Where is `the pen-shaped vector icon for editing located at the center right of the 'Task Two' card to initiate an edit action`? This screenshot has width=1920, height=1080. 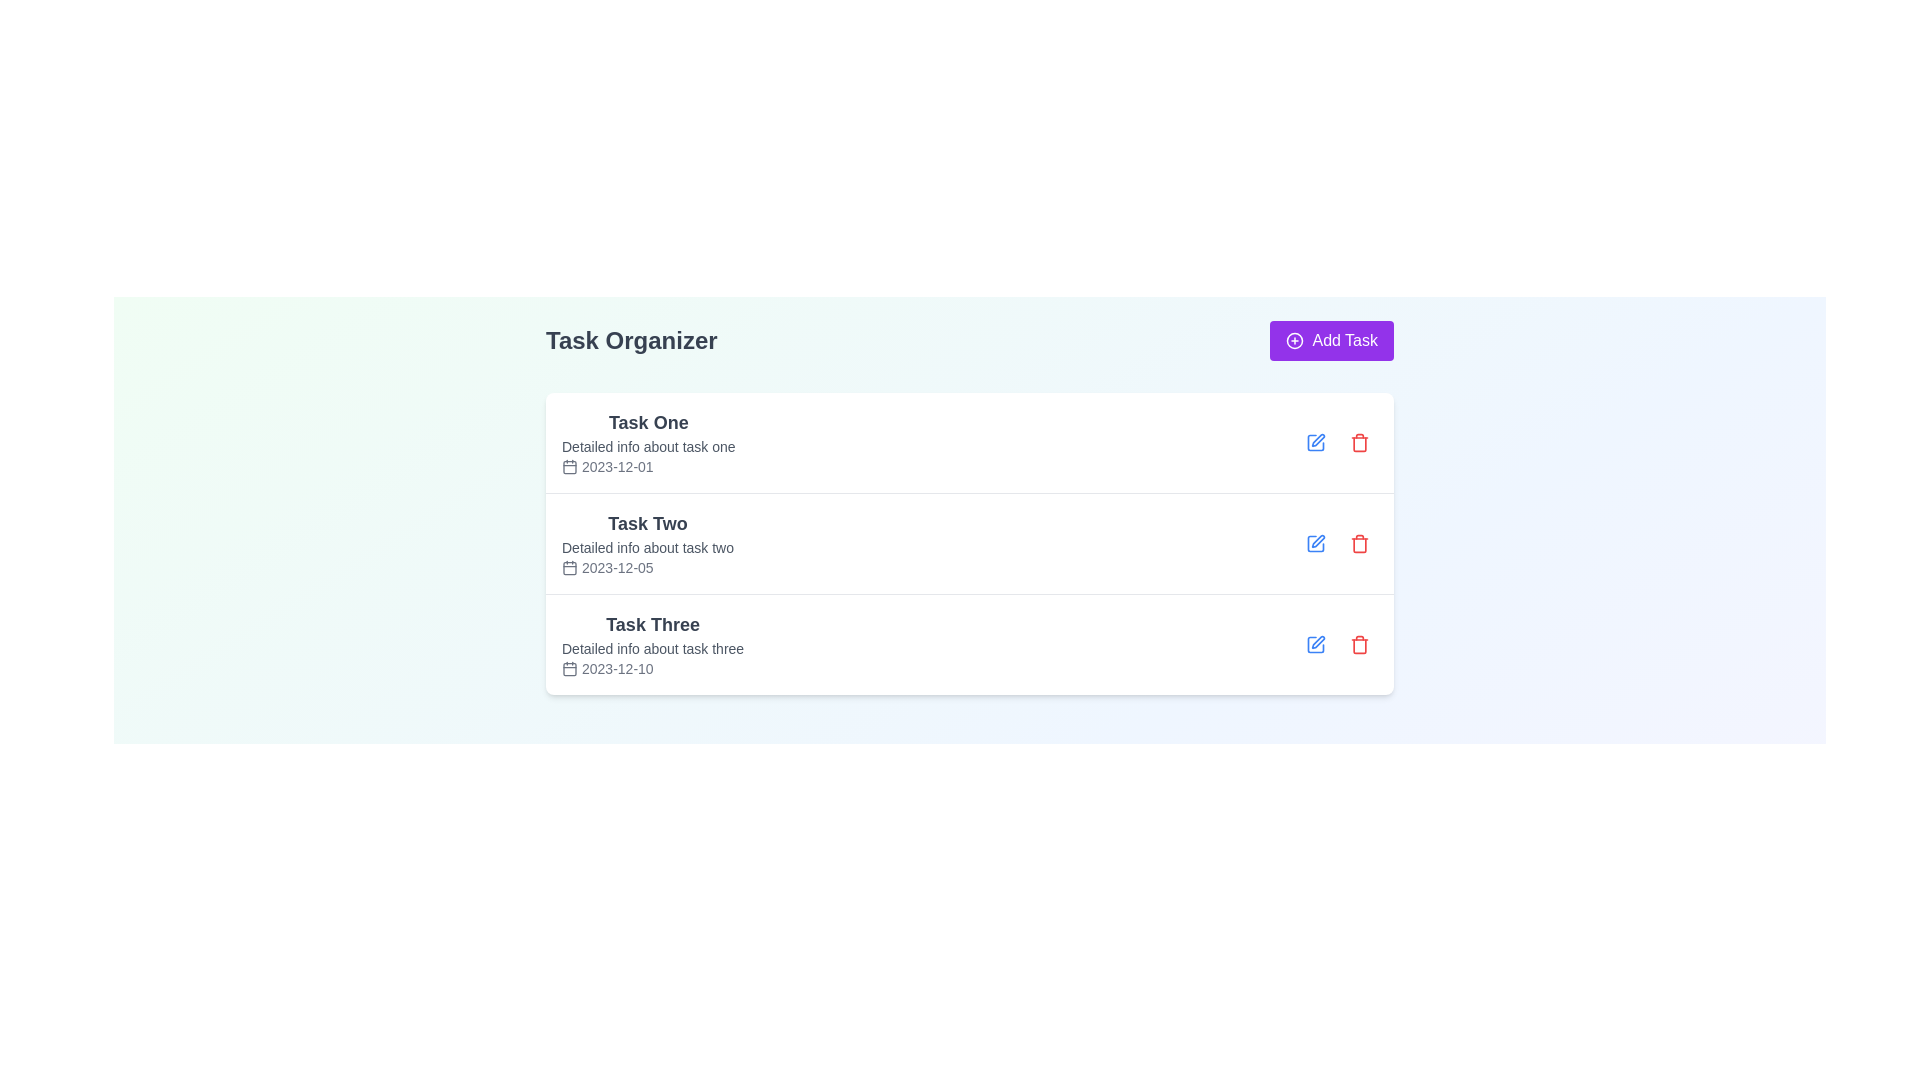
the pen-shaped vector icon for editing located at the center right of the 'Task Two' card to initiate an edit action is located at coordinates (1318, 541).